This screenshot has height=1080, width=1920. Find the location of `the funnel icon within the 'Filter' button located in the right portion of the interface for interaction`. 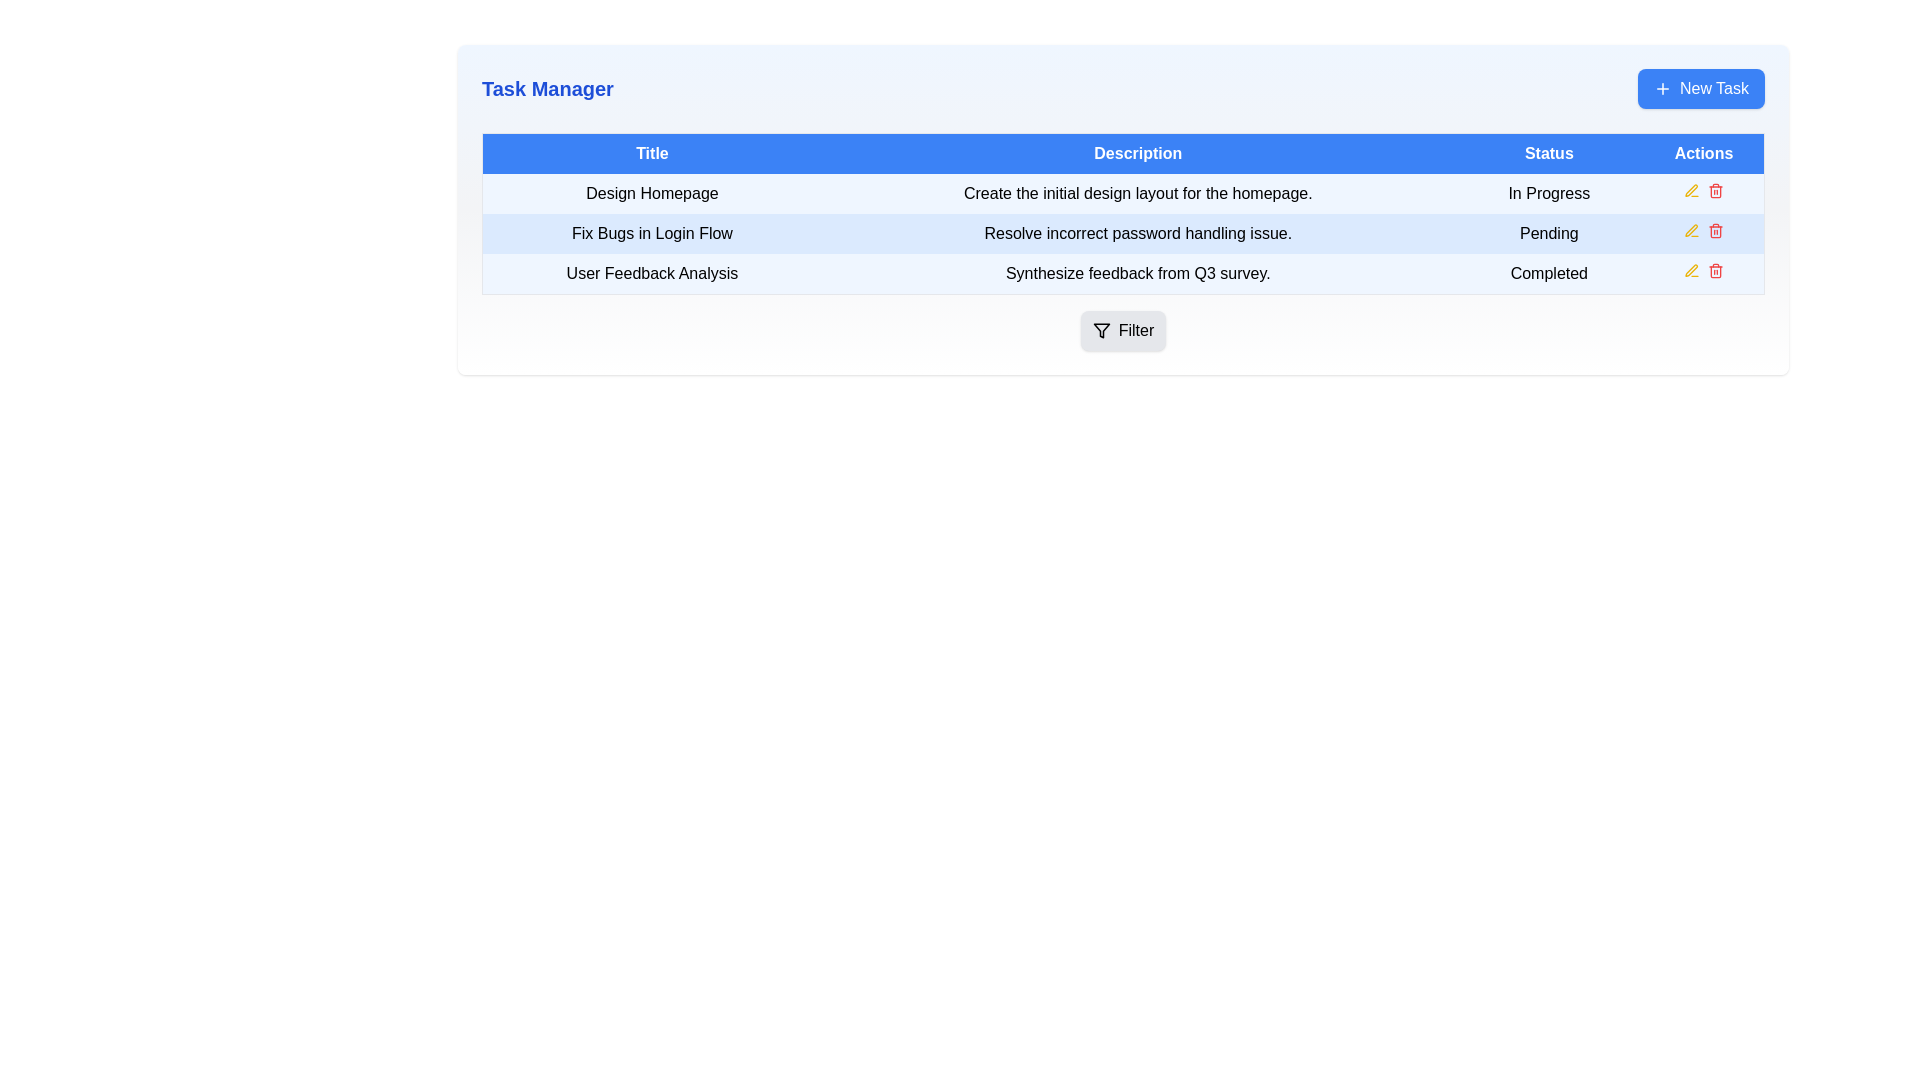

the funnel icon within the 'Filter' button located in the right portion of the interface for interaction is located at coordinates (1100, 330).